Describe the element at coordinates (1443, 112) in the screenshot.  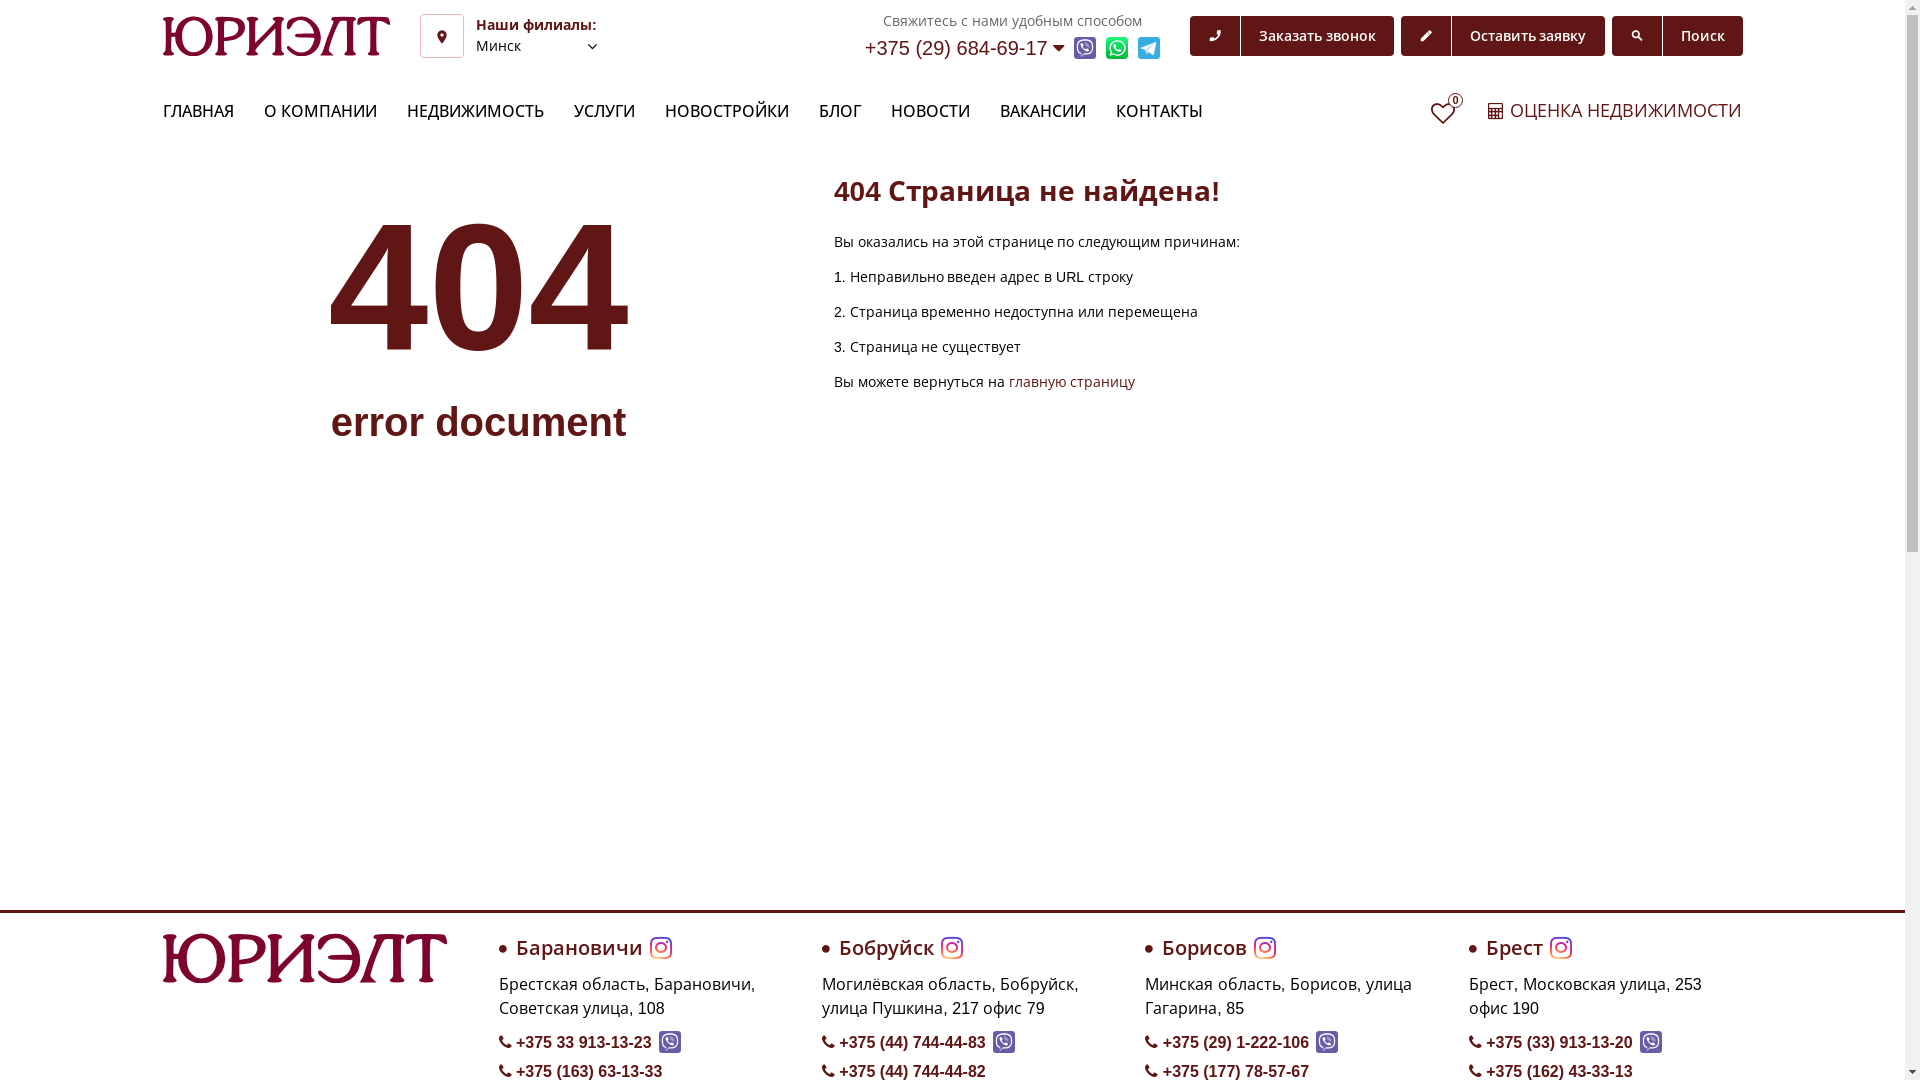
I see `'0'` at that location.